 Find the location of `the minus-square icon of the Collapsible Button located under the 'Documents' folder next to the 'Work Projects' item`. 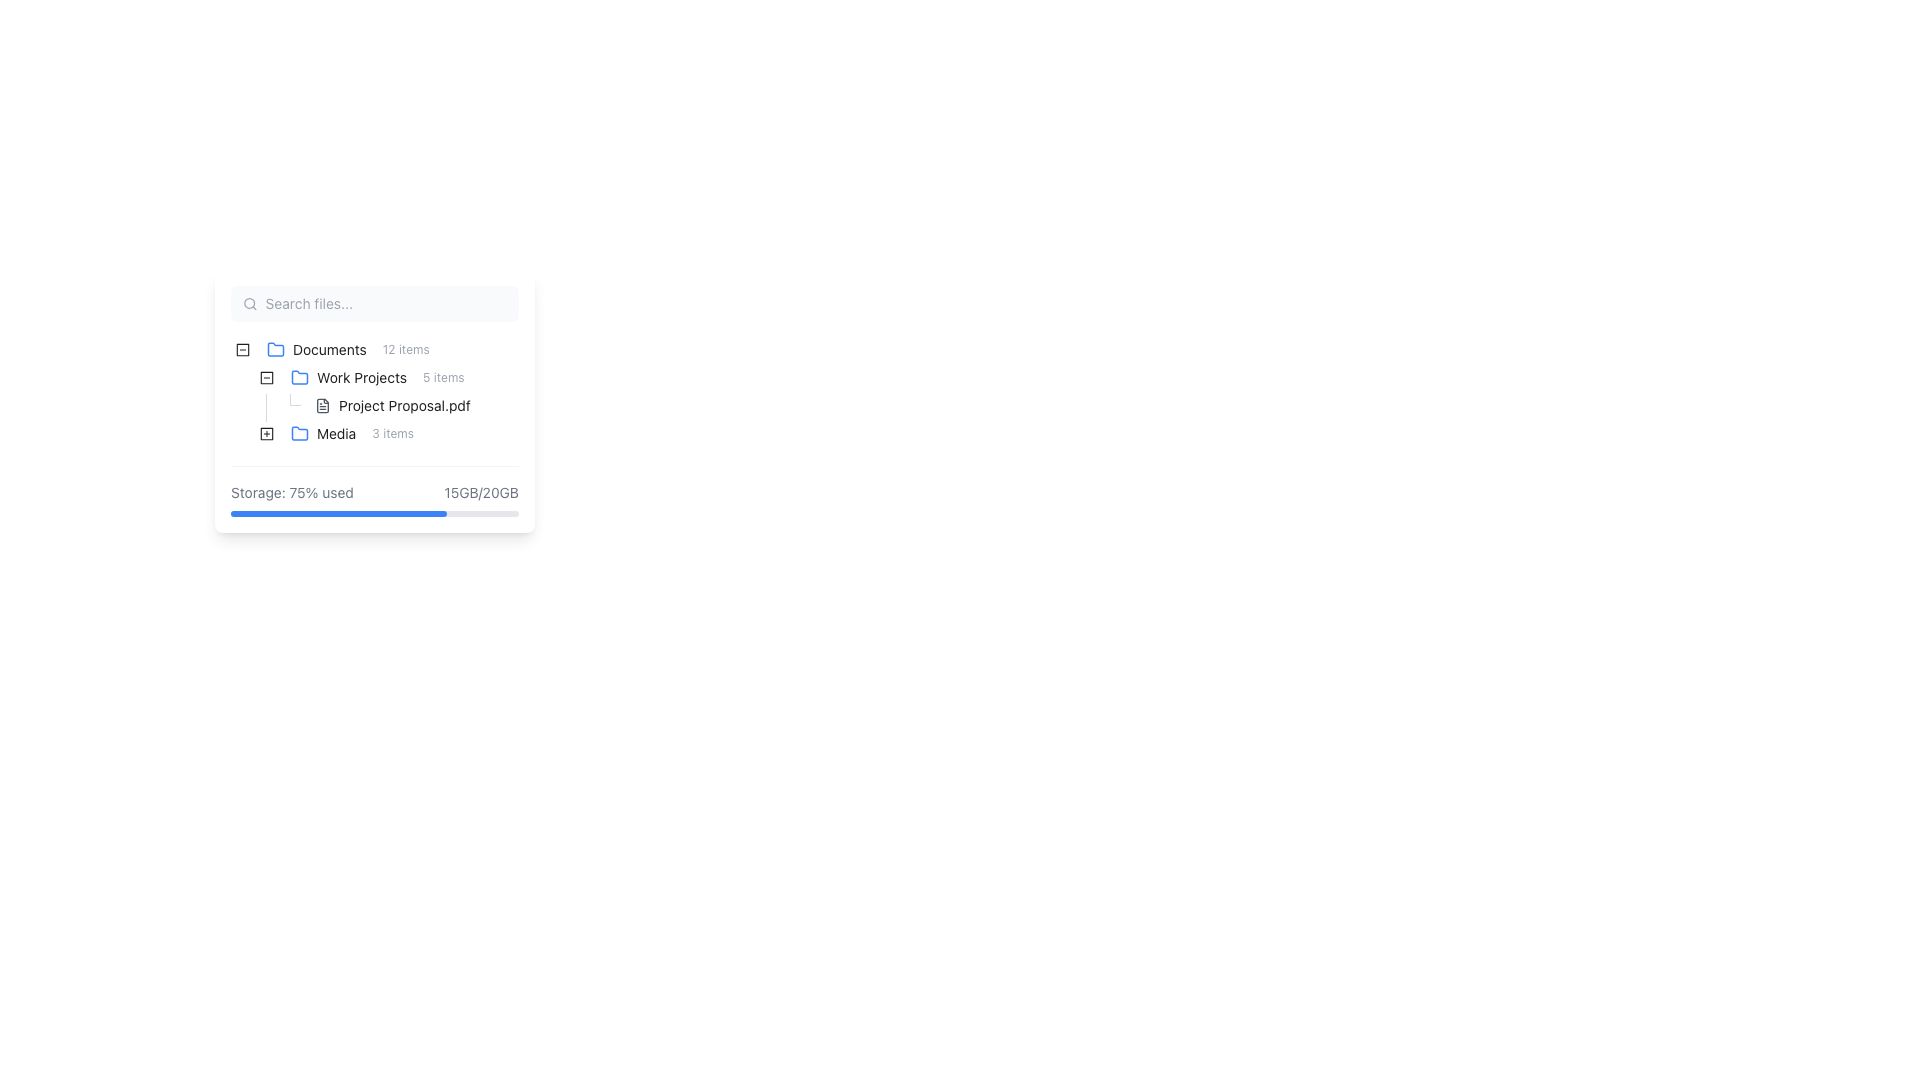

the minus-square icon of the Collapsible Button located under the 'Documents' folder next to the 'Work Projects' item is located at coordinates (242, 349).